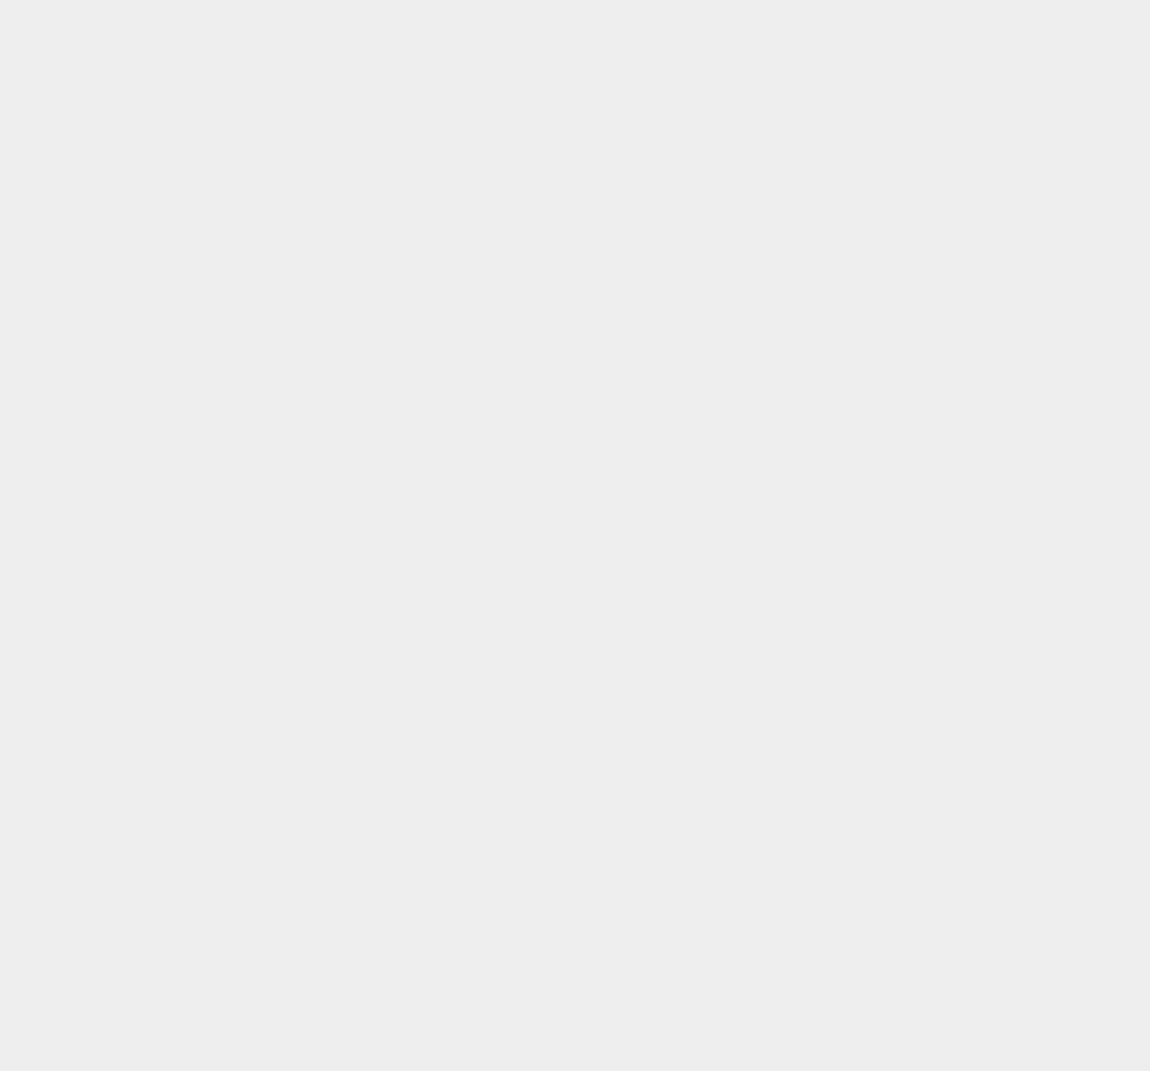  I want to click on 'Free Stuff', so click(842, 519).